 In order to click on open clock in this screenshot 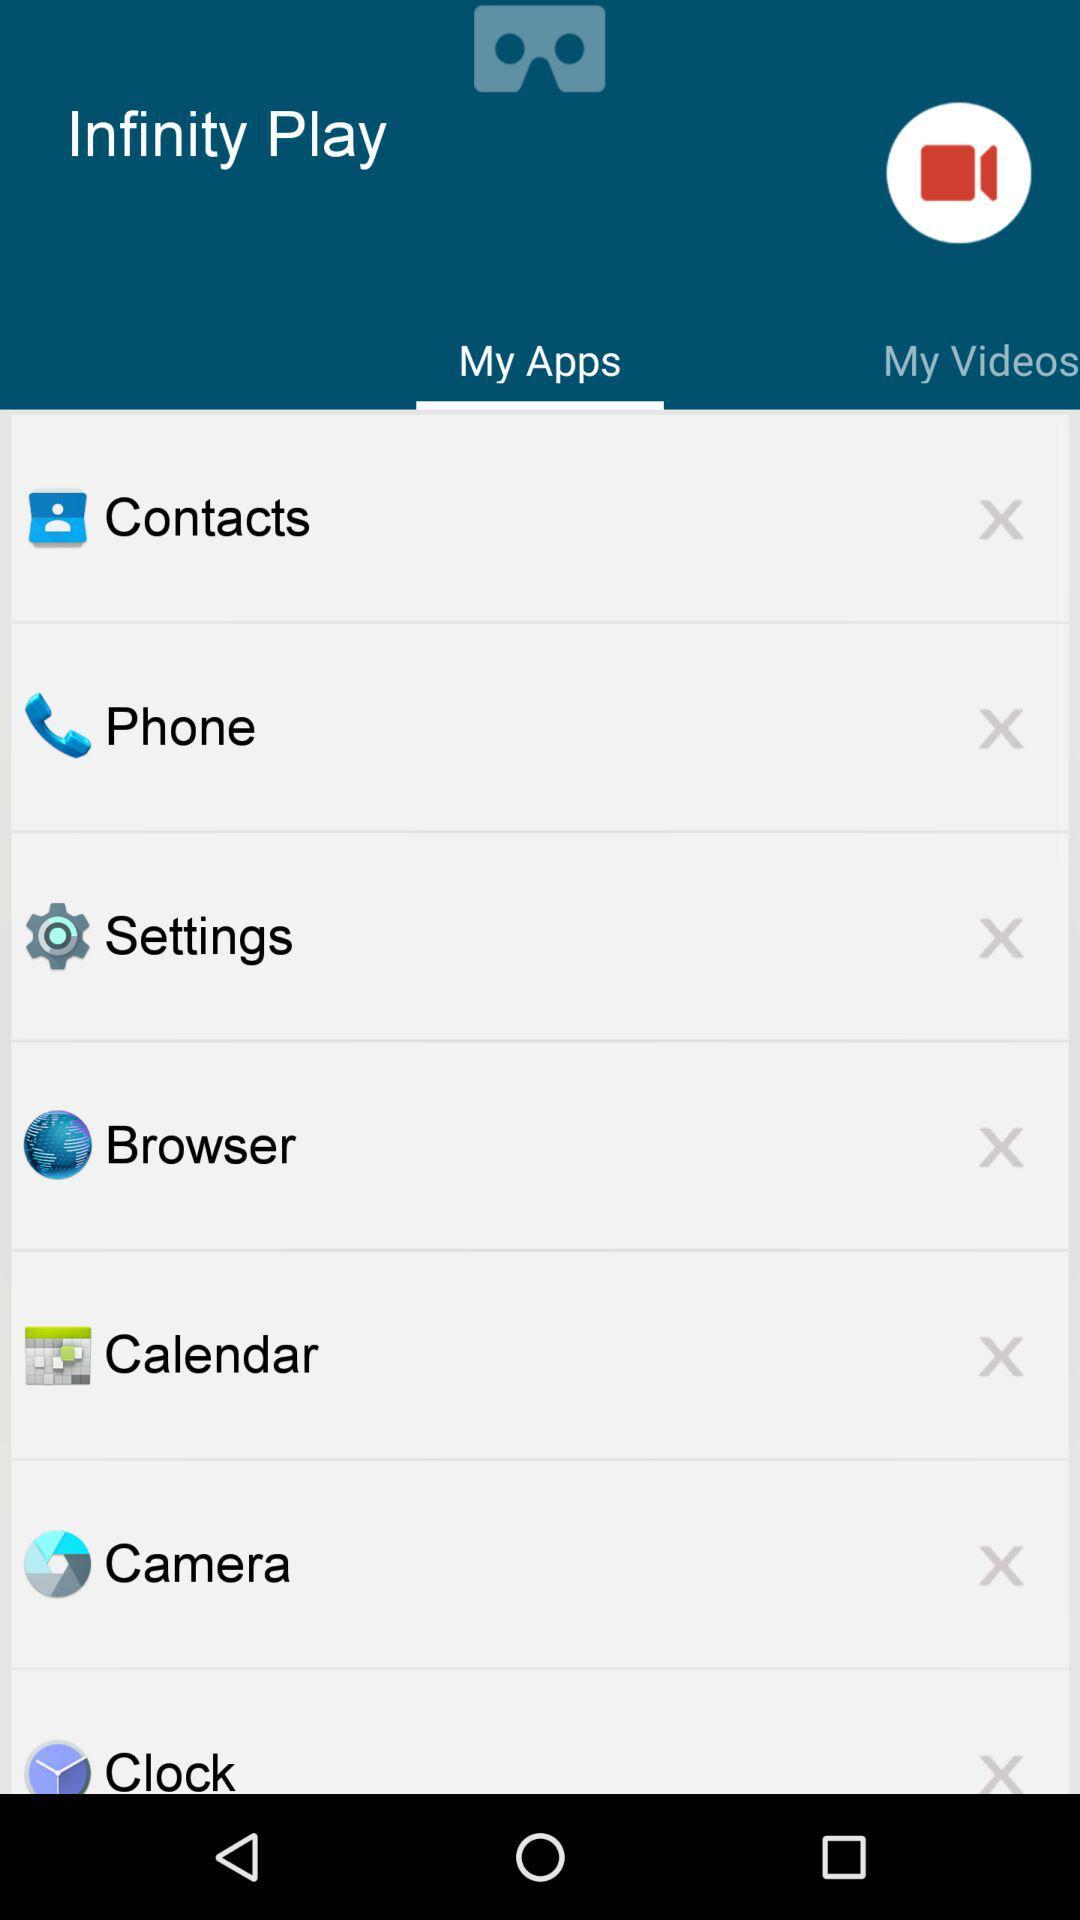, I will do `click(56, 1765)`.